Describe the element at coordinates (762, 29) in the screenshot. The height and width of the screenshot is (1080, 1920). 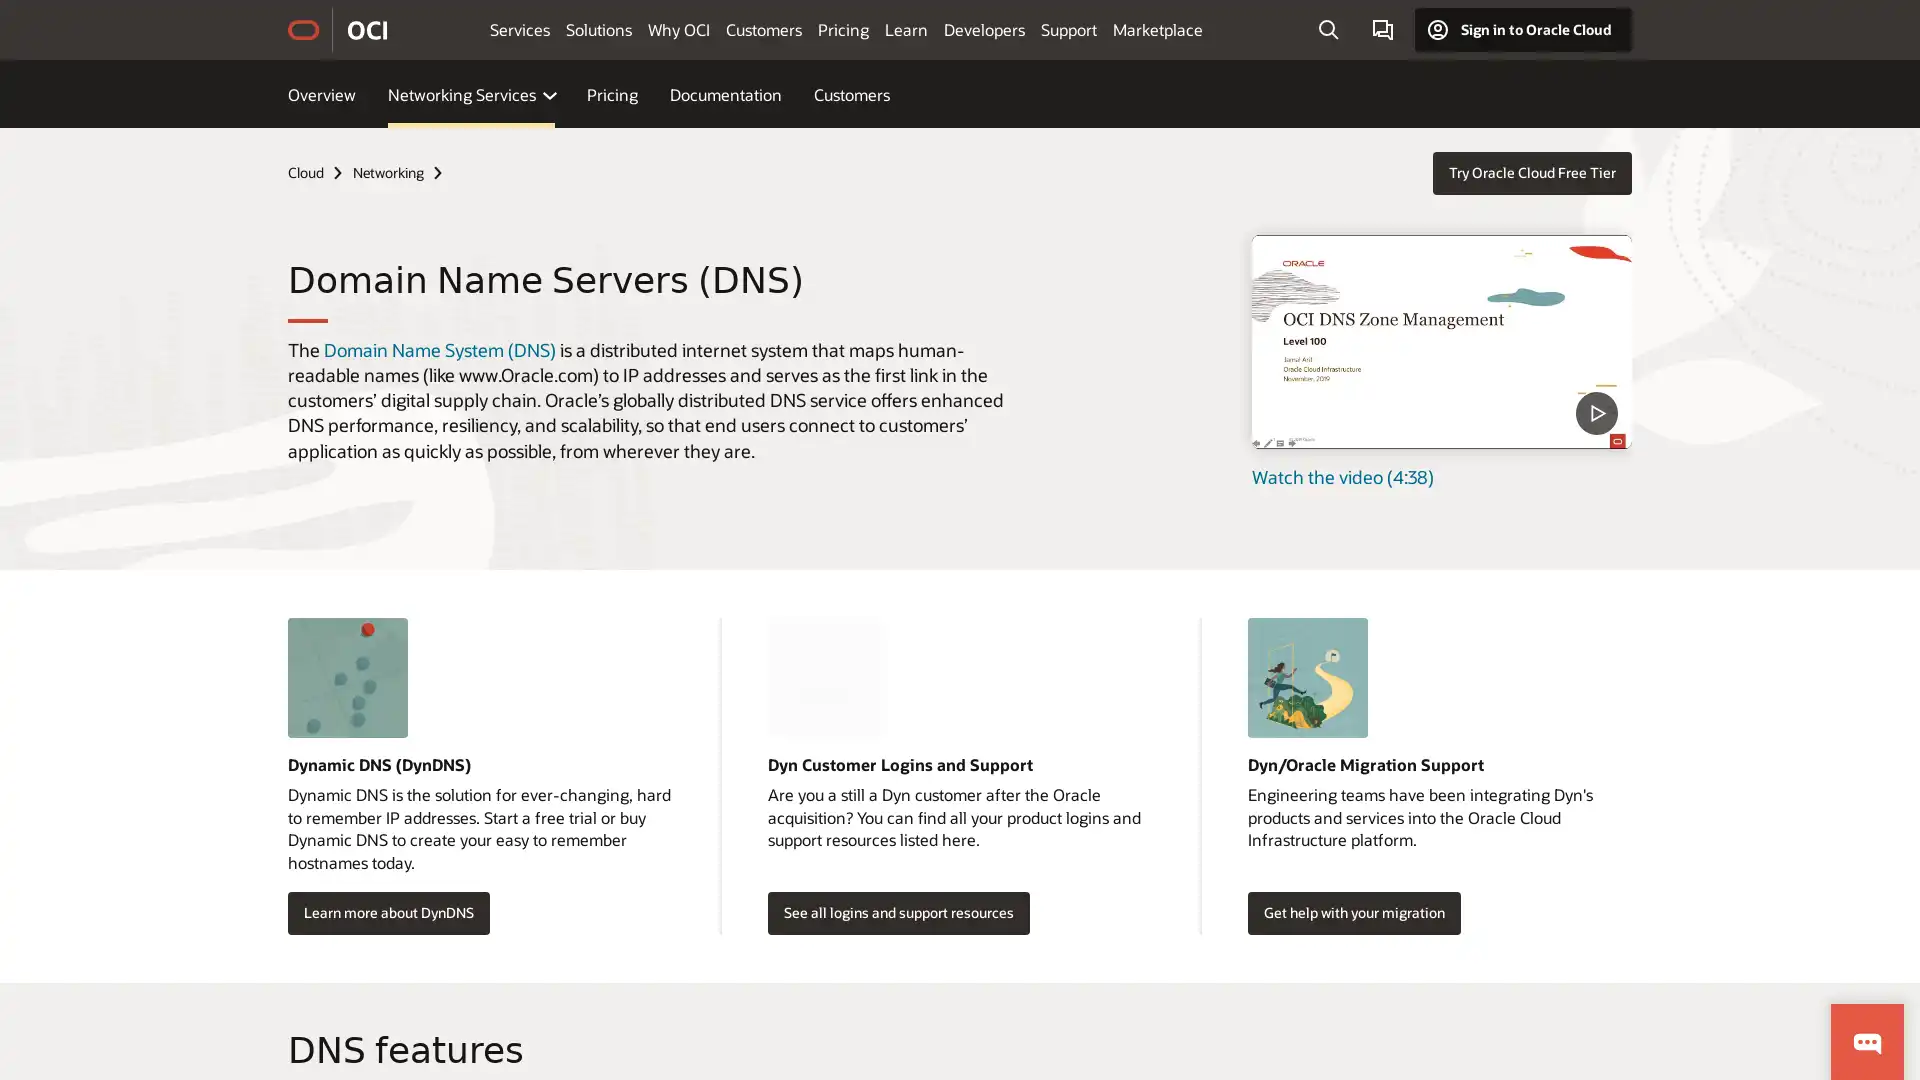
I see `Customers` at that location.